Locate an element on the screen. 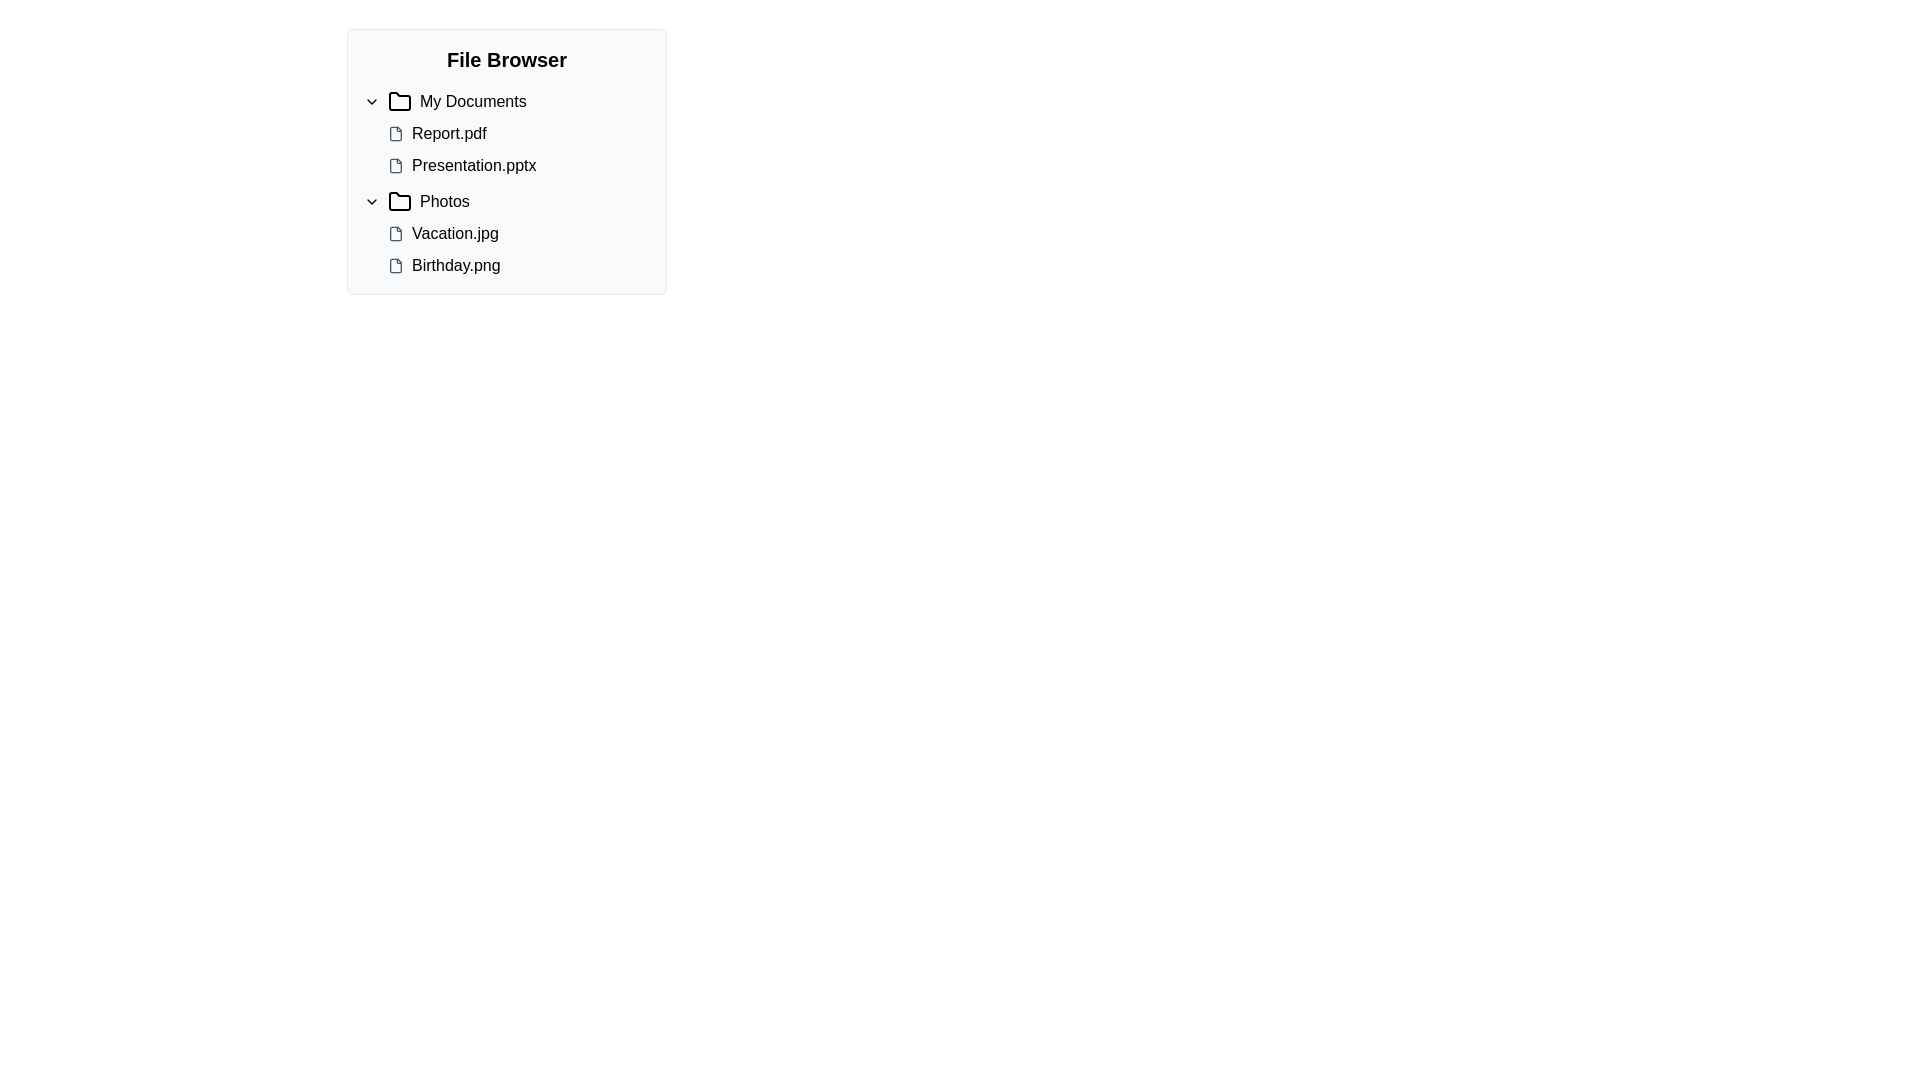 The width and height of the screenshot is (1920, 1080). the file entry for 'Presentation.pptx' in the file browser is located at coordinates (518, 164).